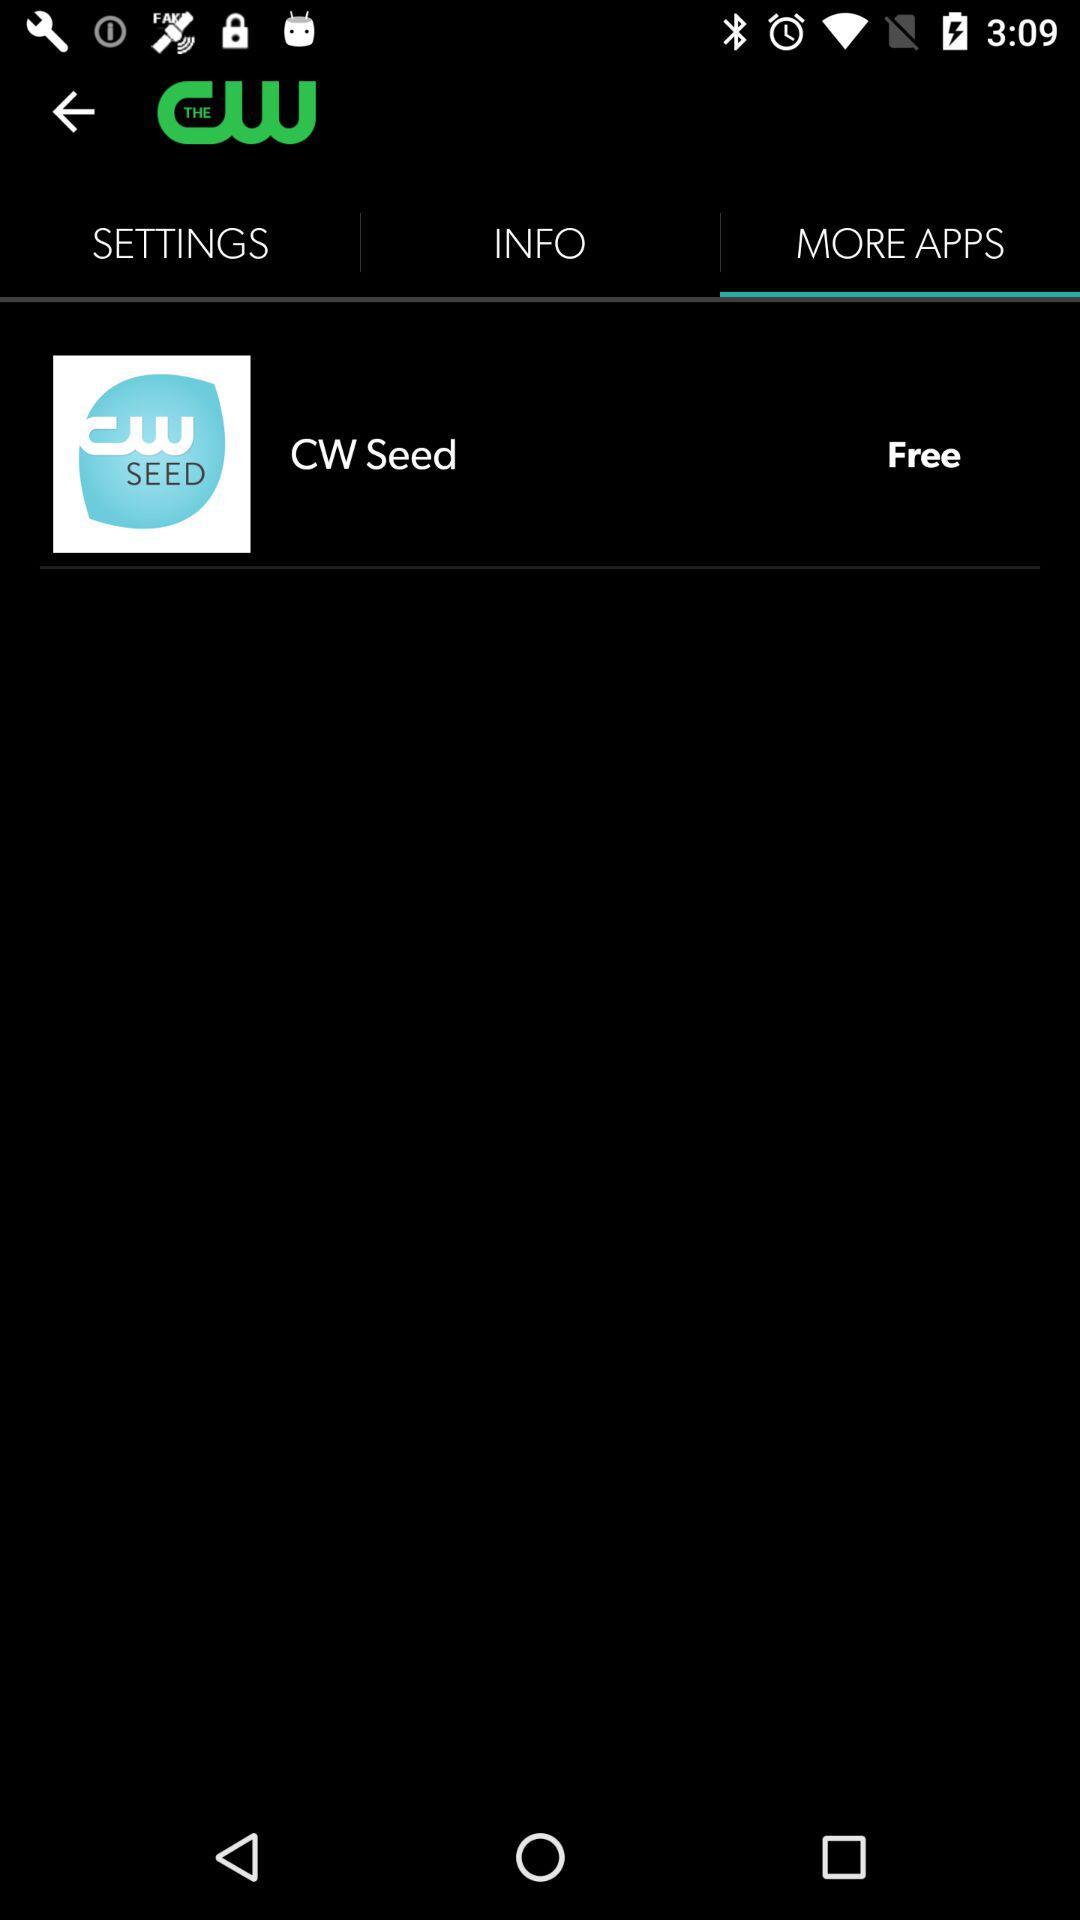 This screenshot has height=1920, width=1080. Describe the element at coordinates (898, 242) in the screenshot. I see `the more apps item` at that location.